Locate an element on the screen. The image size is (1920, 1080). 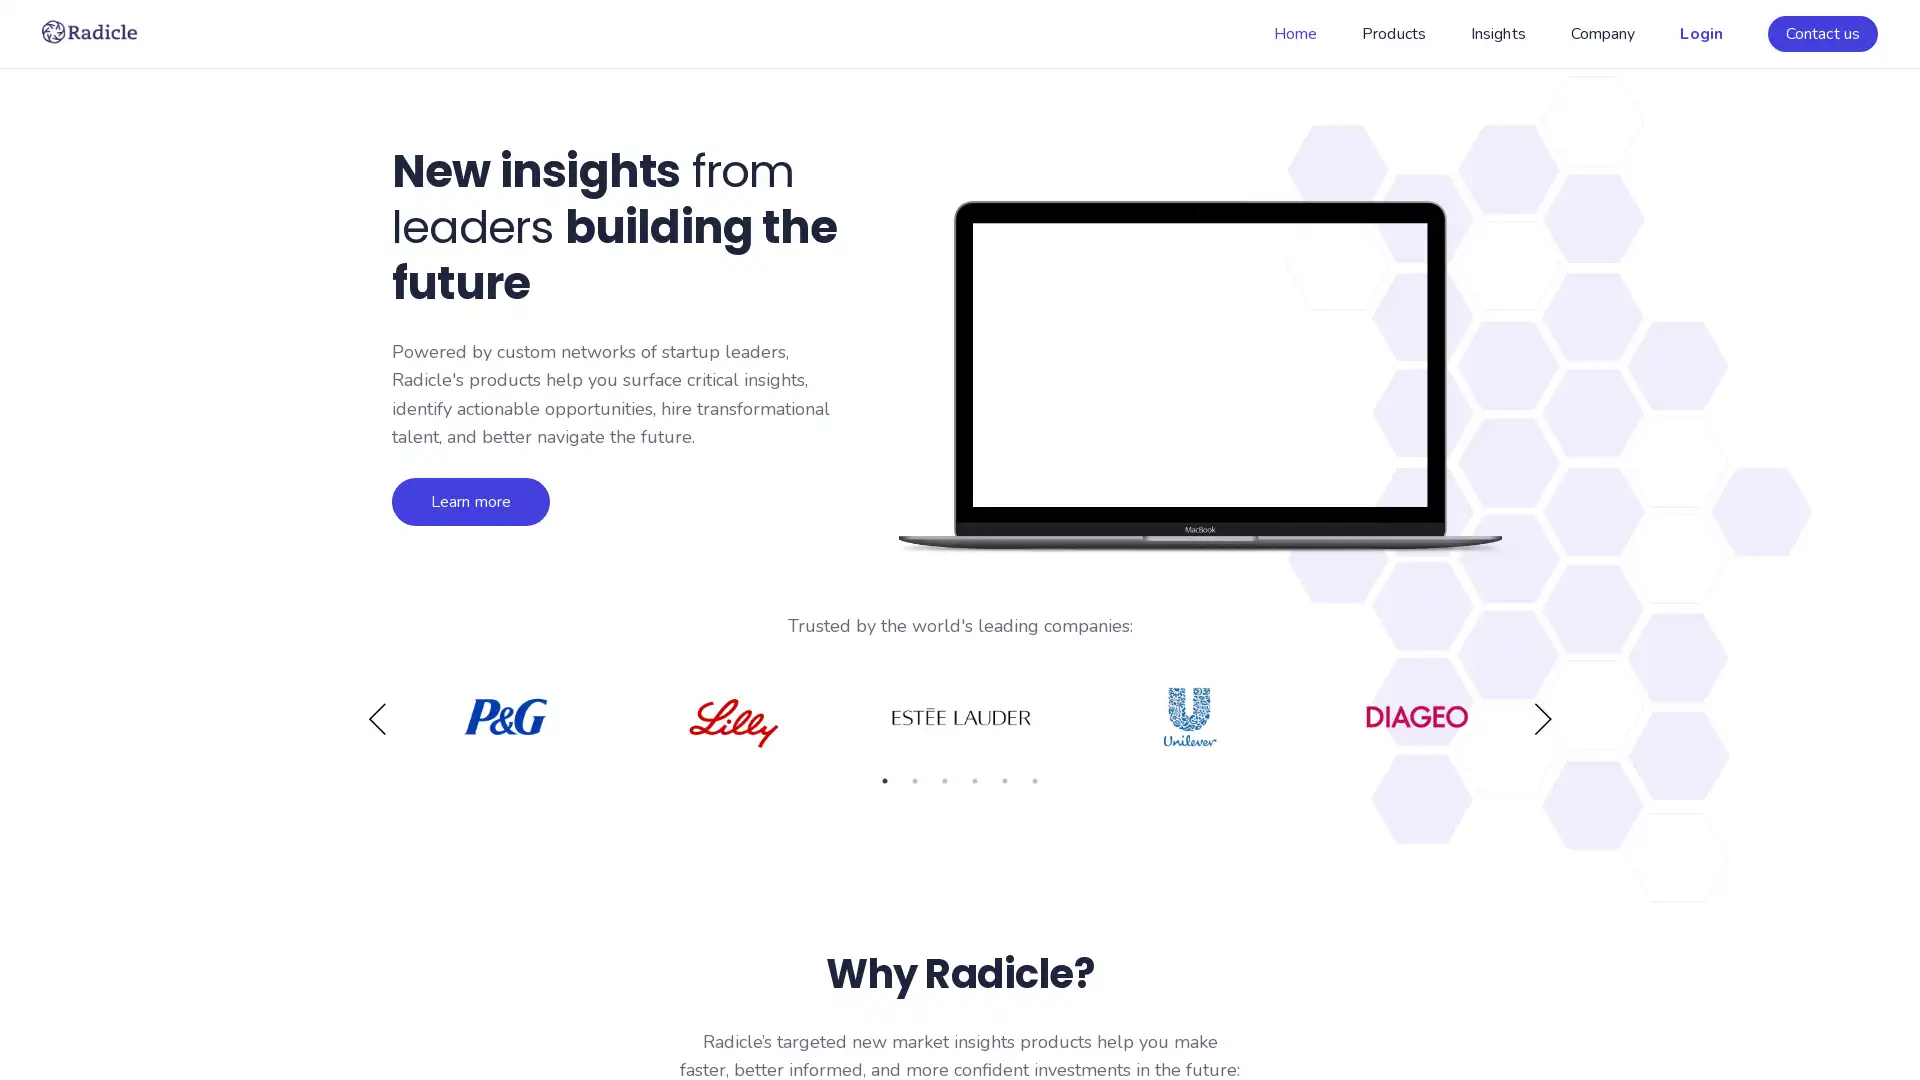
4 is located at coordinates (974, 785).